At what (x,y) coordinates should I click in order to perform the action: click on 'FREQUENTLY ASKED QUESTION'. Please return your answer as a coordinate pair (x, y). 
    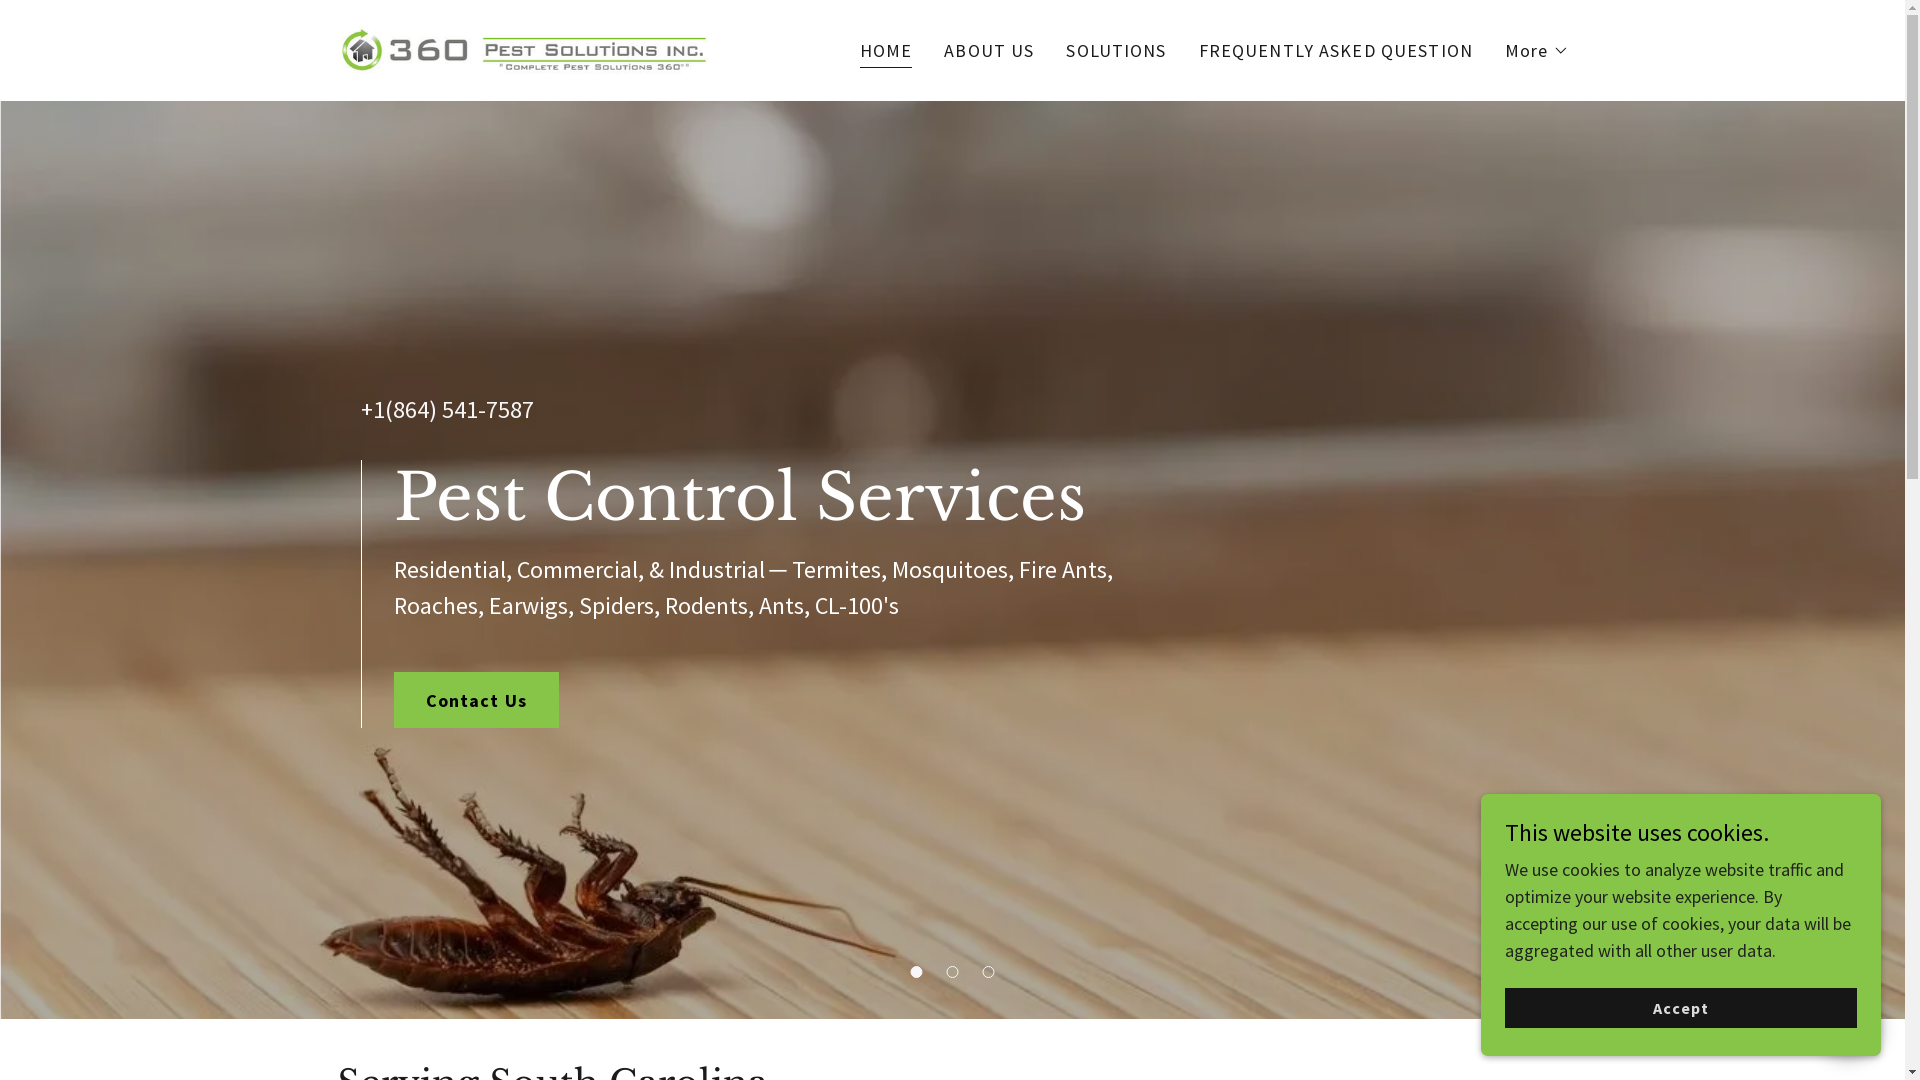
    Looking at the image, I should click on (1193, 49).